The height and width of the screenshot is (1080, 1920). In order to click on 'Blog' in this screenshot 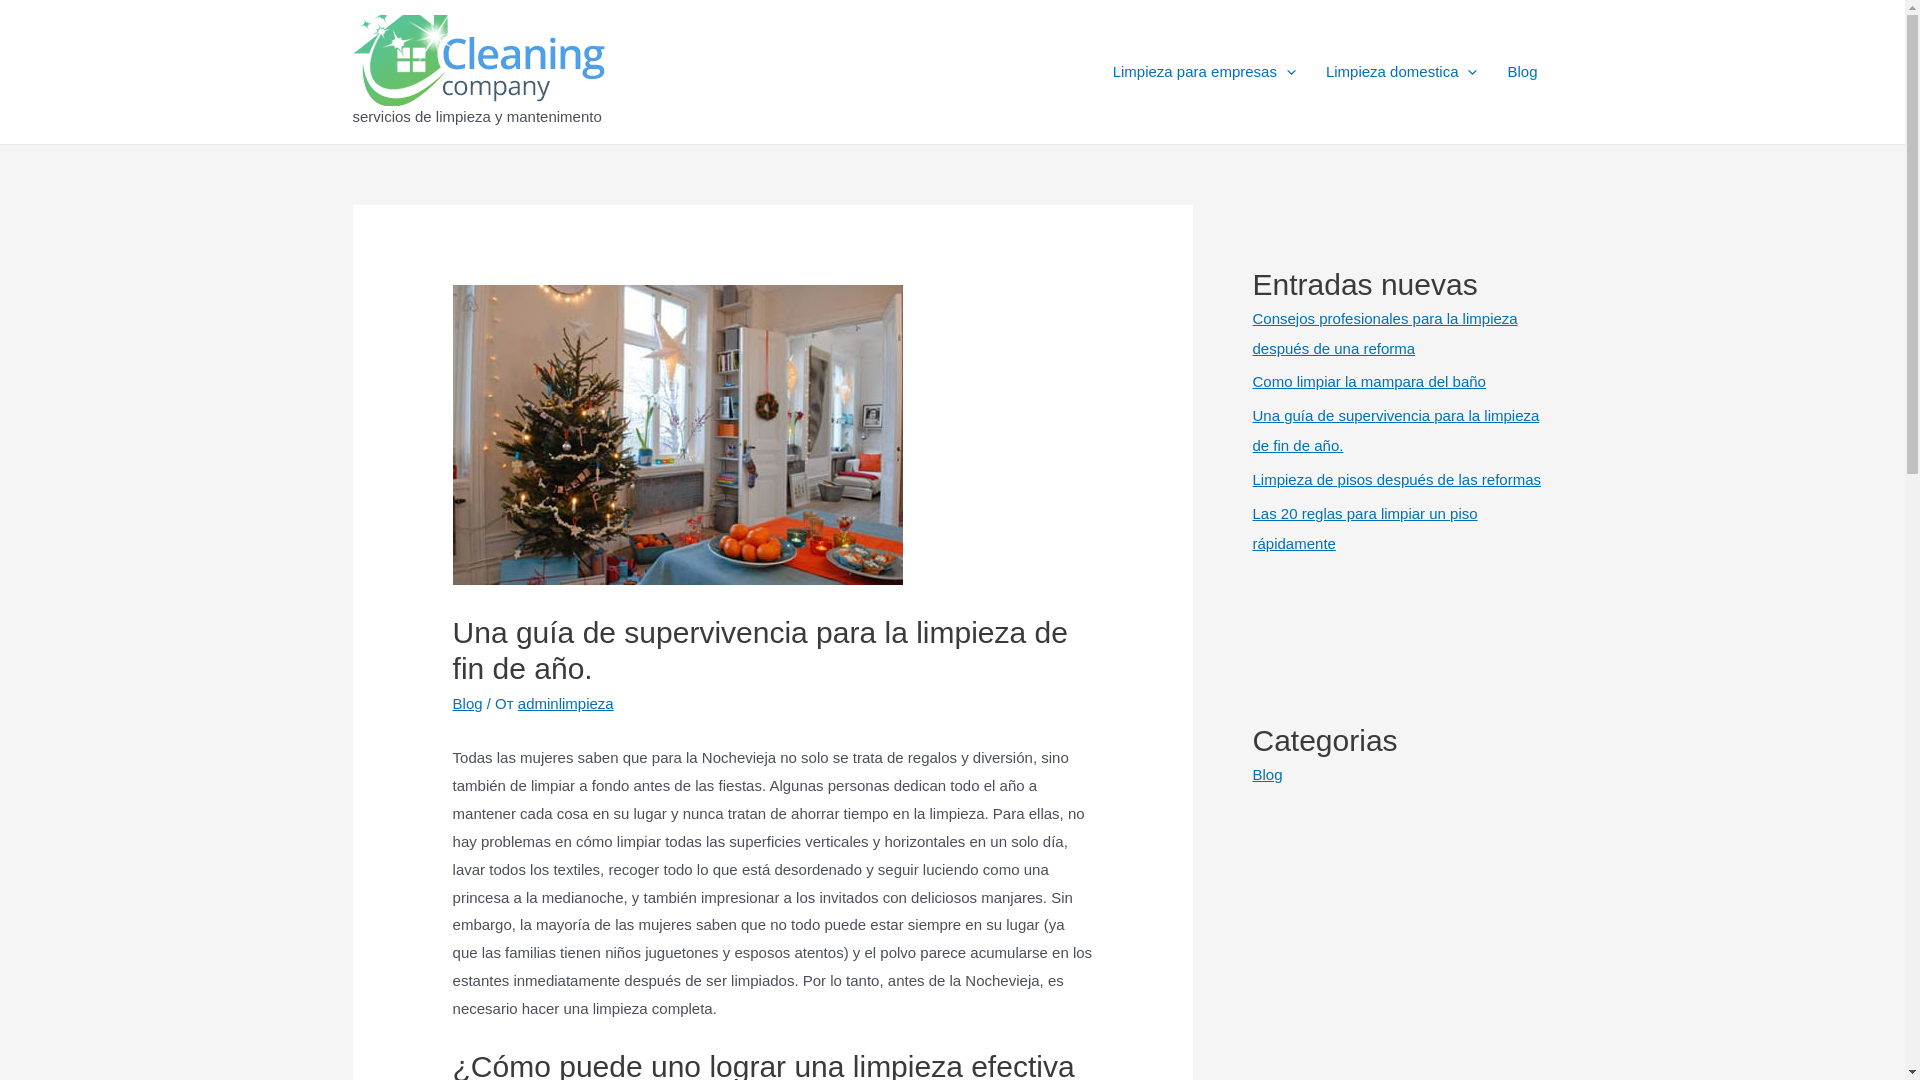, I will do `click(1492, 71)`.